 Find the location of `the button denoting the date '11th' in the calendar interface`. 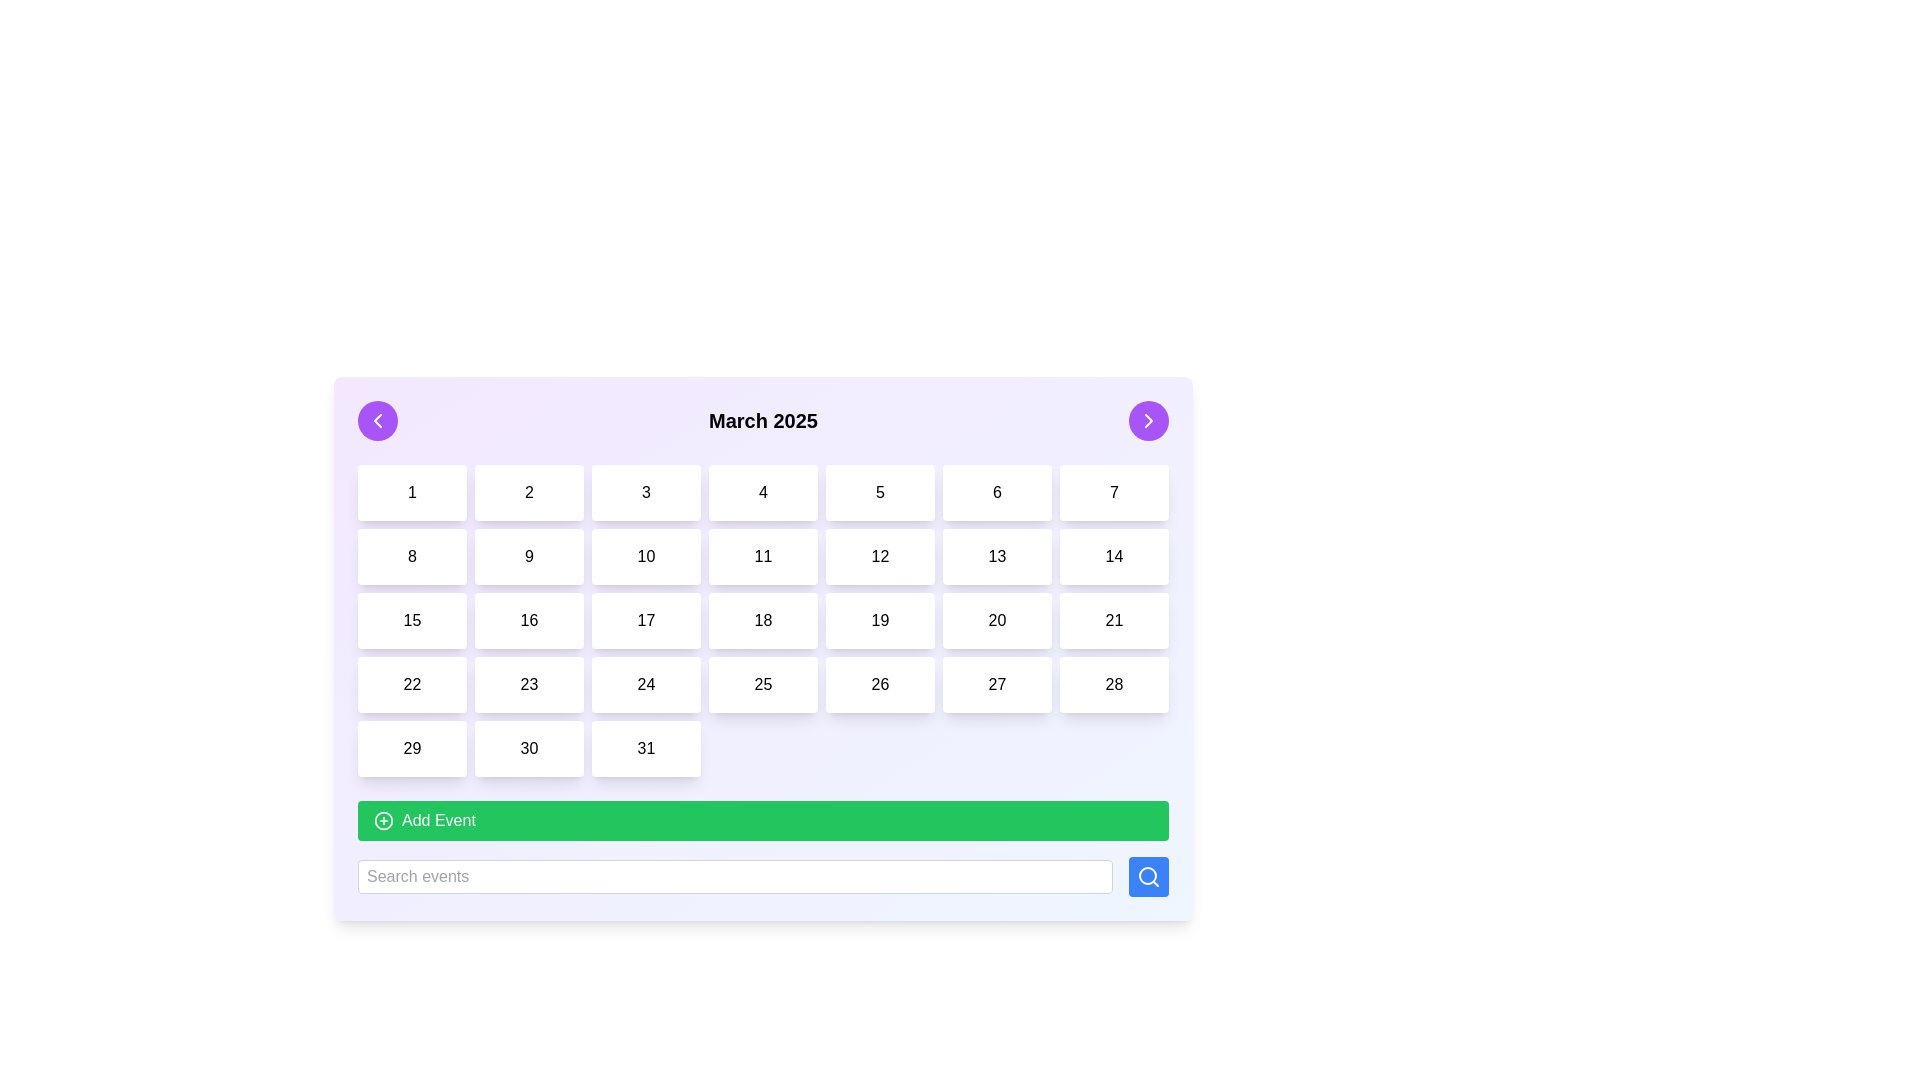

the button denoting the date '11th' in the calendar interface is located at coordinates (762, 556).